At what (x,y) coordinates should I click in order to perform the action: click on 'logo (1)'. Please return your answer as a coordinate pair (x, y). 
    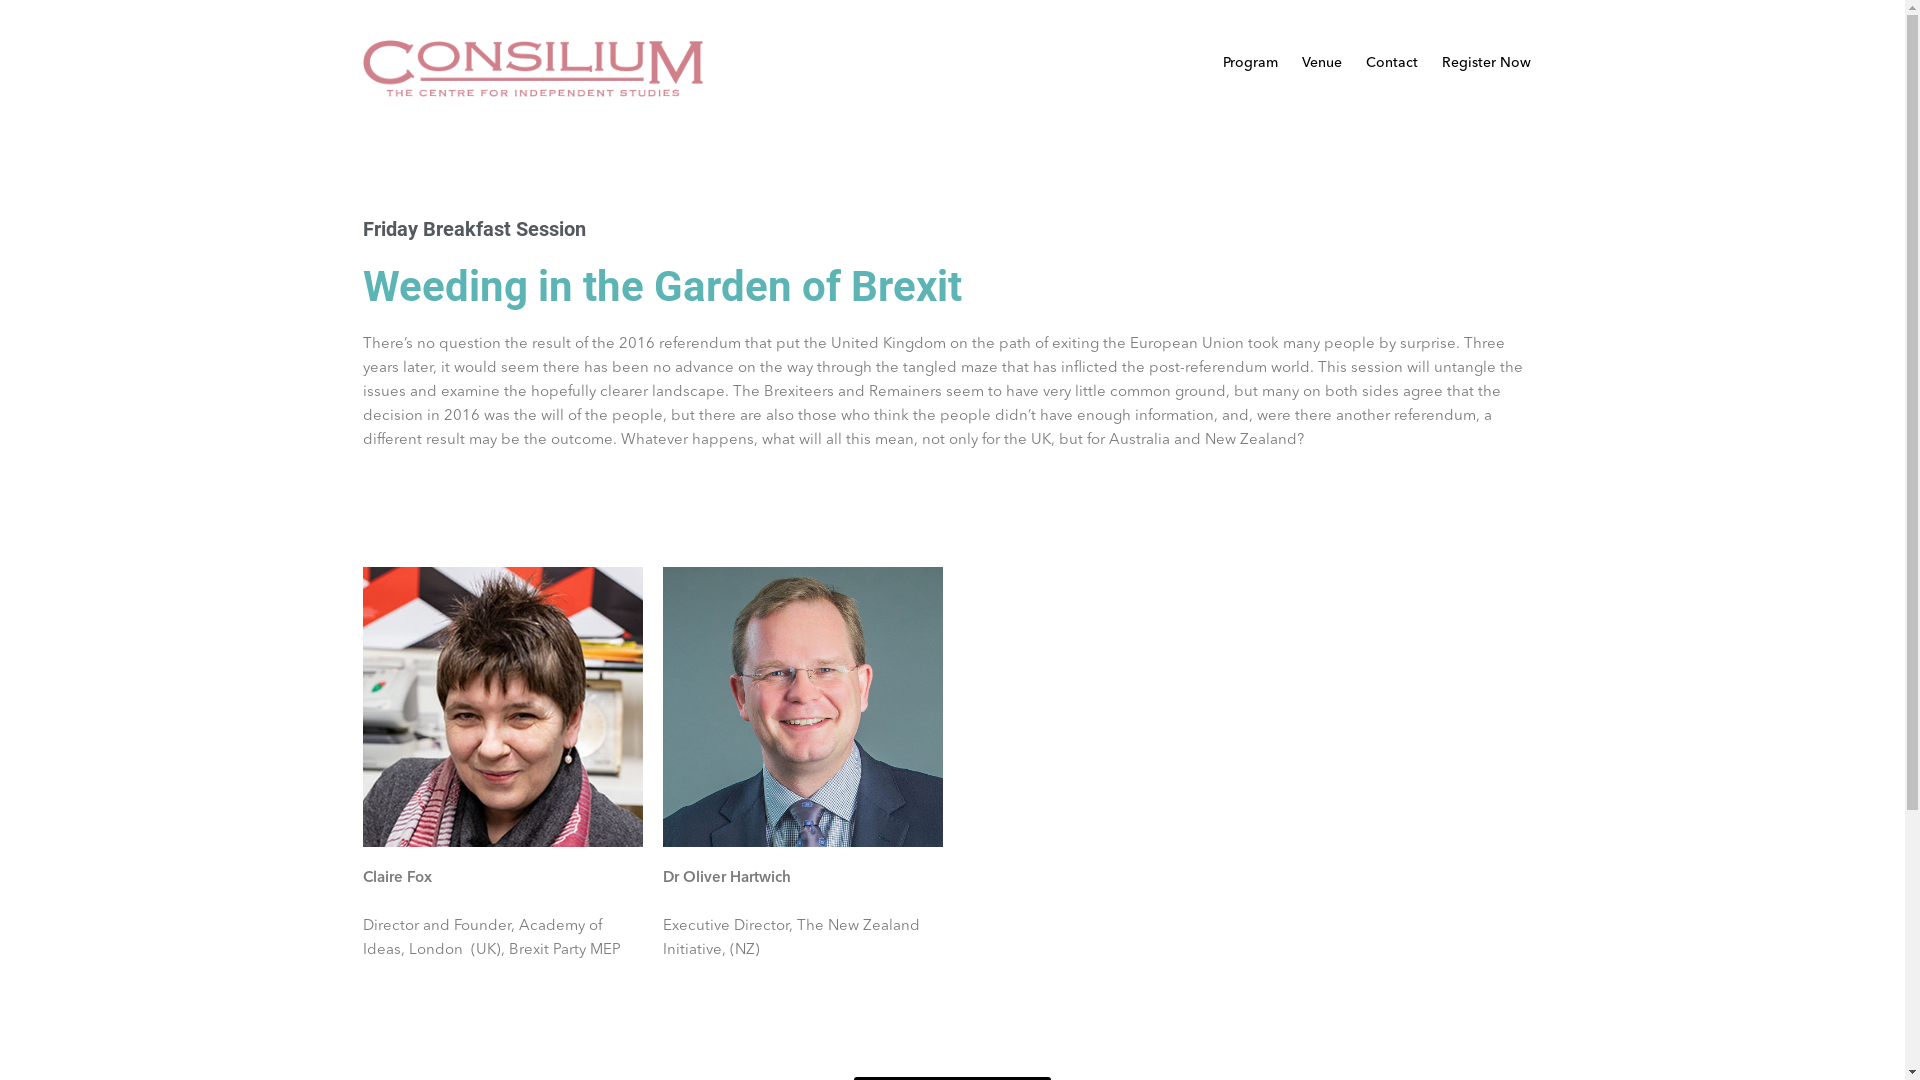
    Looking at the image, I should click on (532, 67).